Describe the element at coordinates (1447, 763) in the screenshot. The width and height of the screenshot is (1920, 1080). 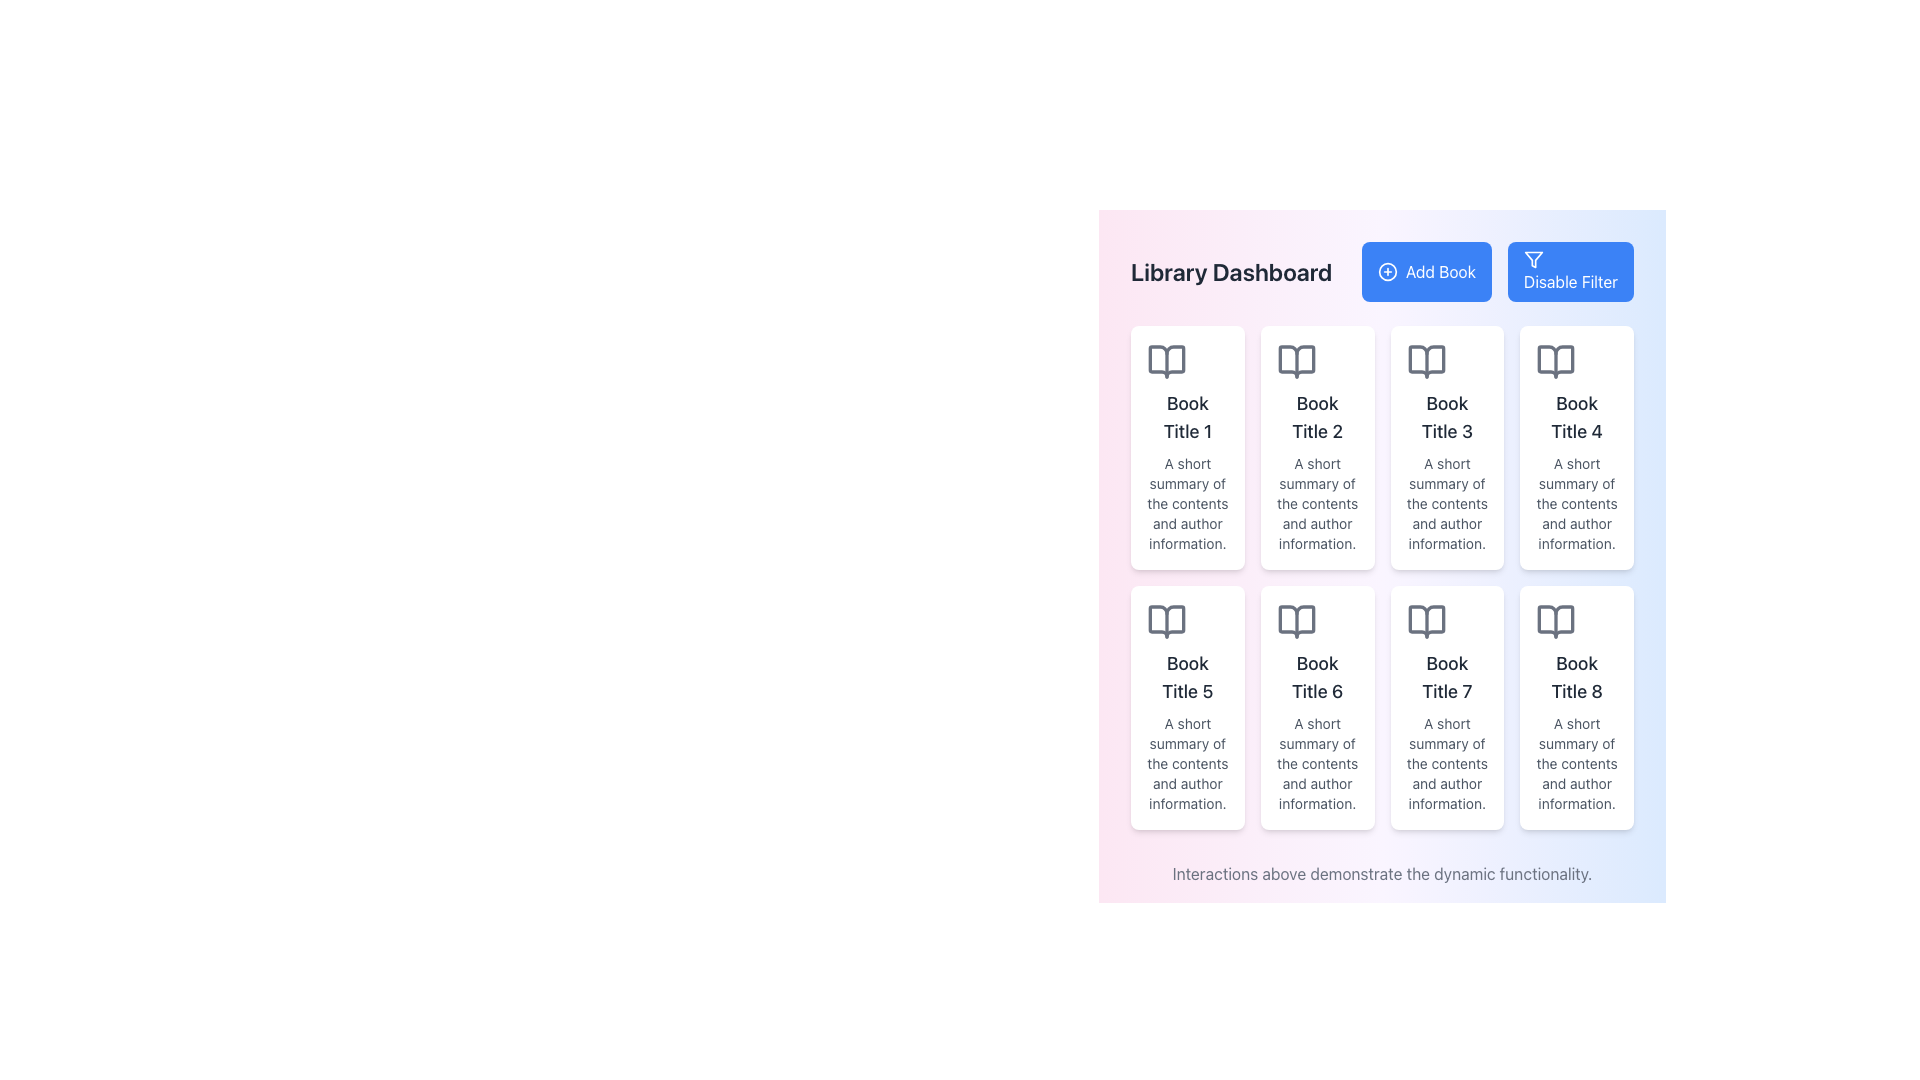
I see `the text label providing a brief summary of the book located at the bottom of the card labeled 'Book Title 7'` at that location.